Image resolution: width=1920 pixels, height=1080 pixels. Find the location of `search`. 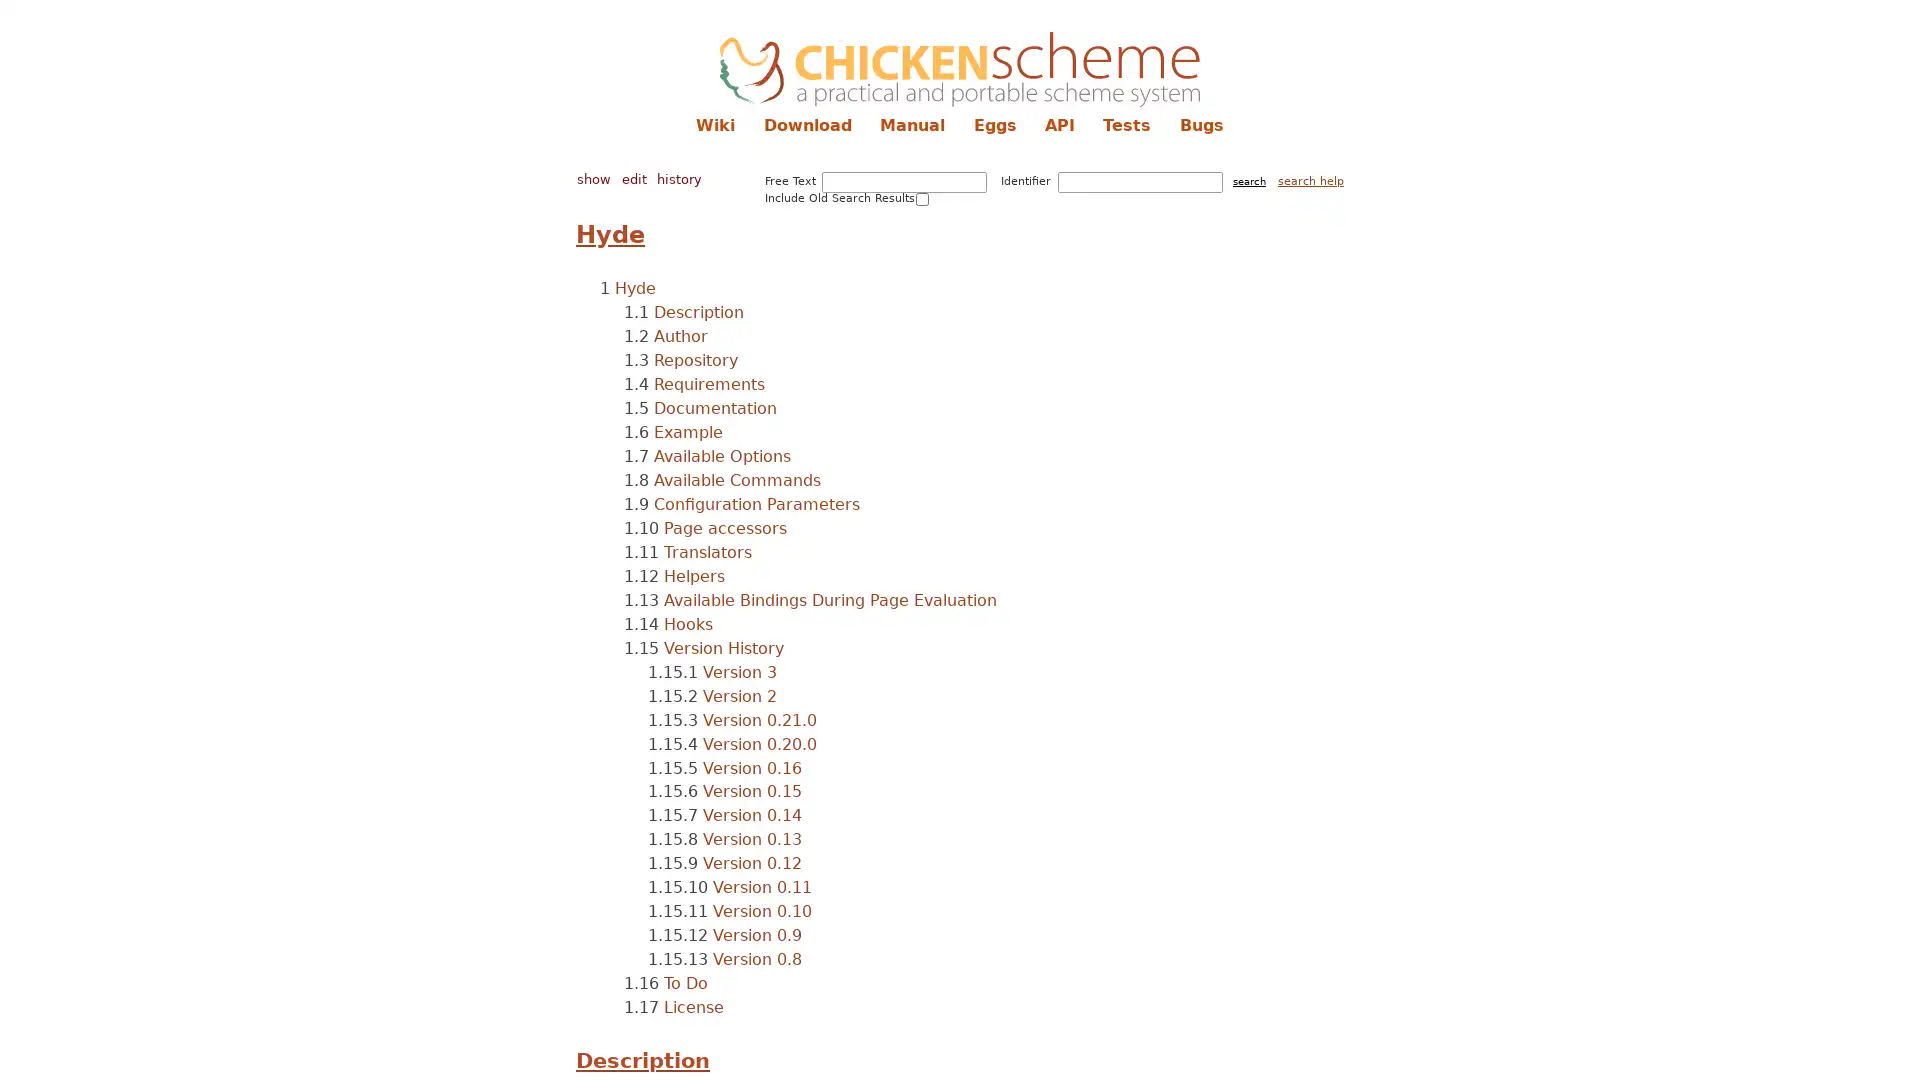

search is located at coordinates (1247, 181).